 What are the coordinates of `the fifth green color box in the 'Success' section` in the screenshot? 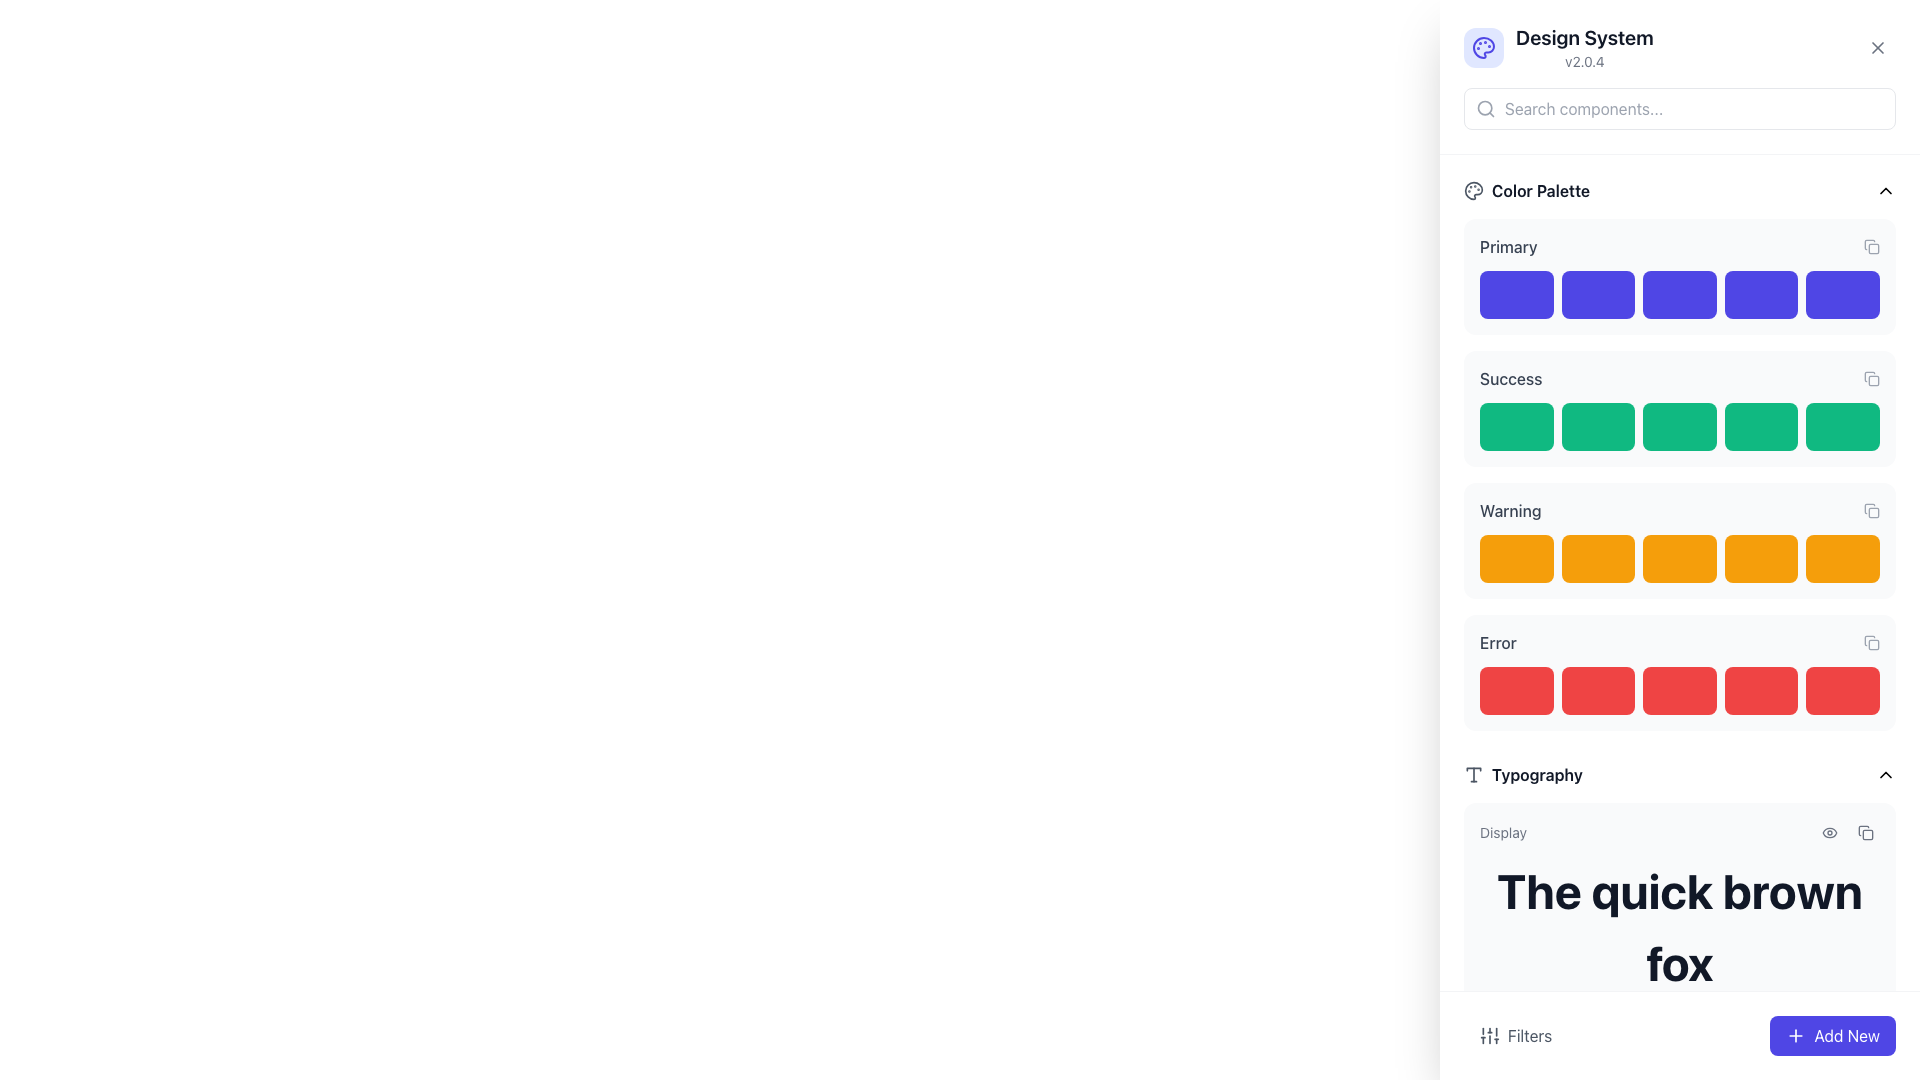 It's located at (1842, 426).